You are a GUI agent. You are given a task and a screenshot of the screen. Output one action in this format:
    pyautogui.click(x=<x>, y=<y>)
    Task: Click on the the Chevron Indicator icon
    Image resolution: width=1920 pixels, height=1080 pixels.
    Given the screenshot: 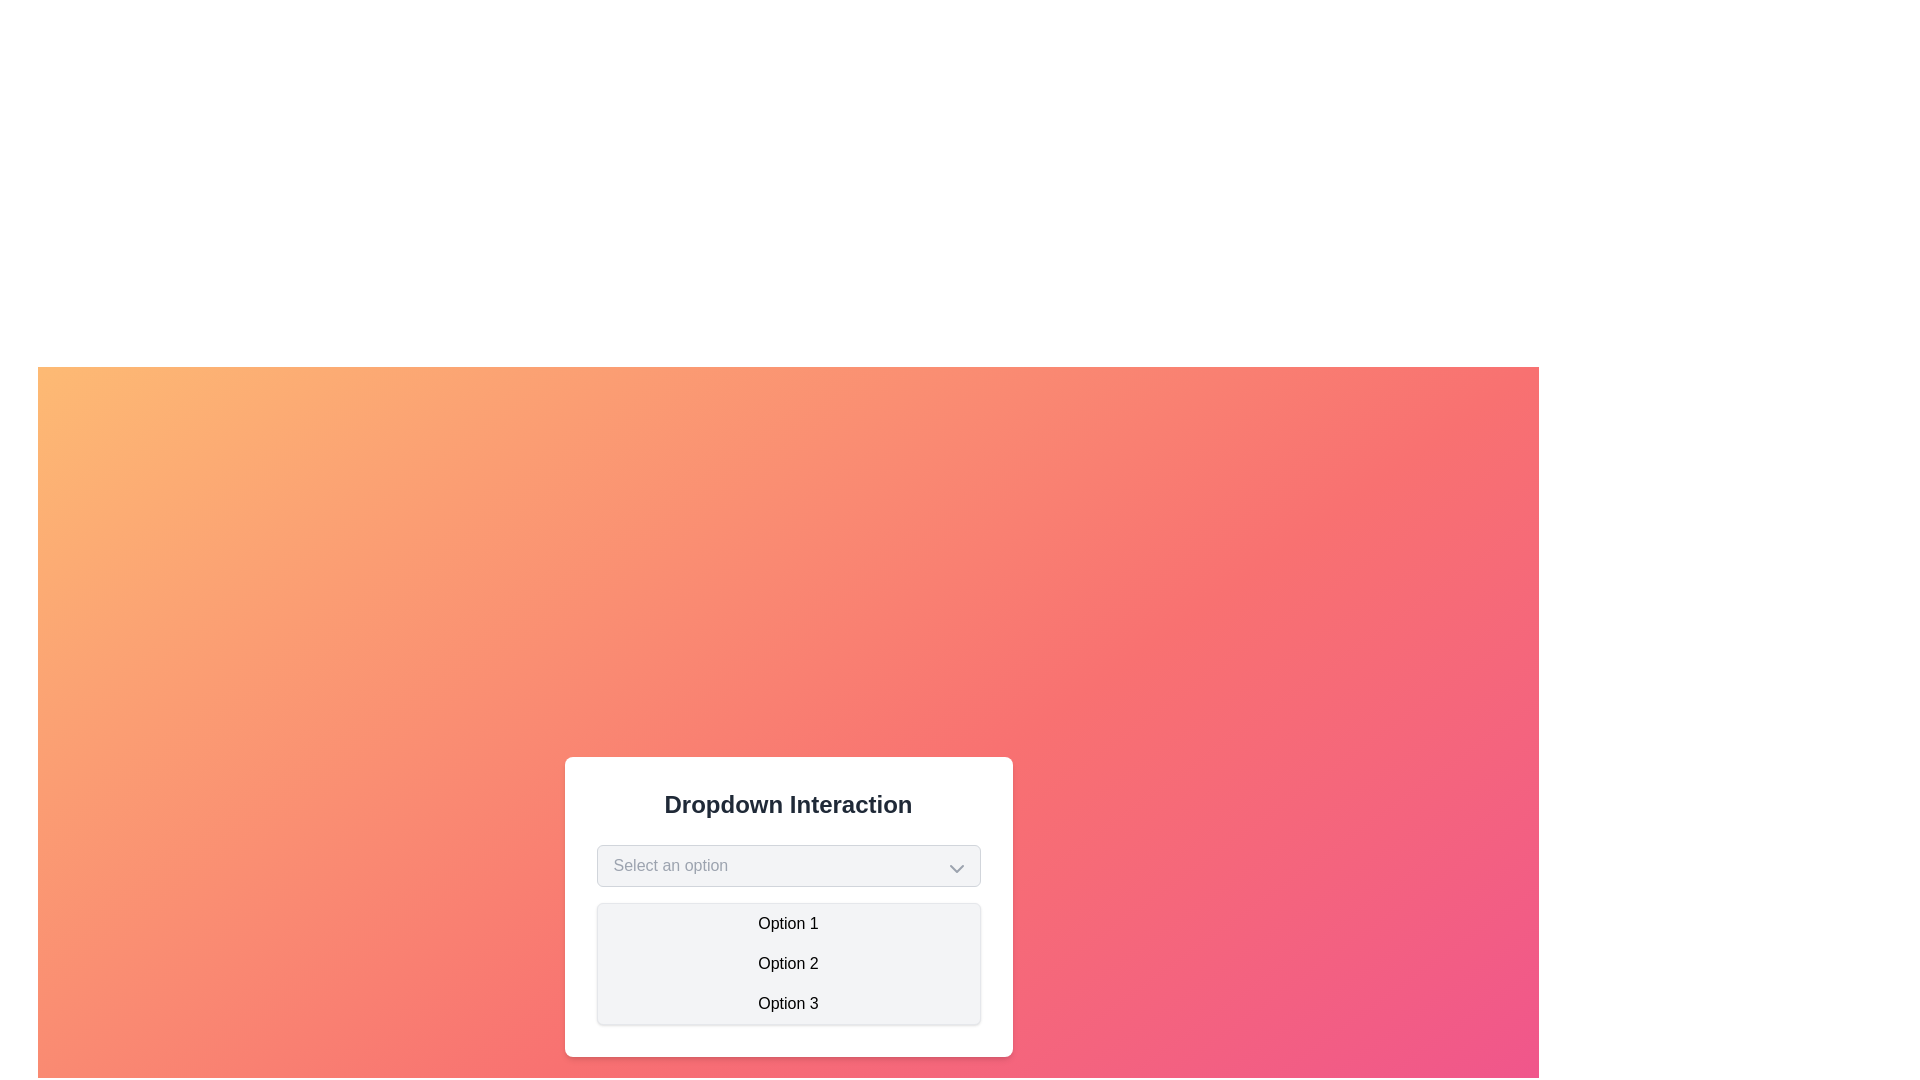 What is the action you would take?
    pyautogui.click(x=955, y=867)
    